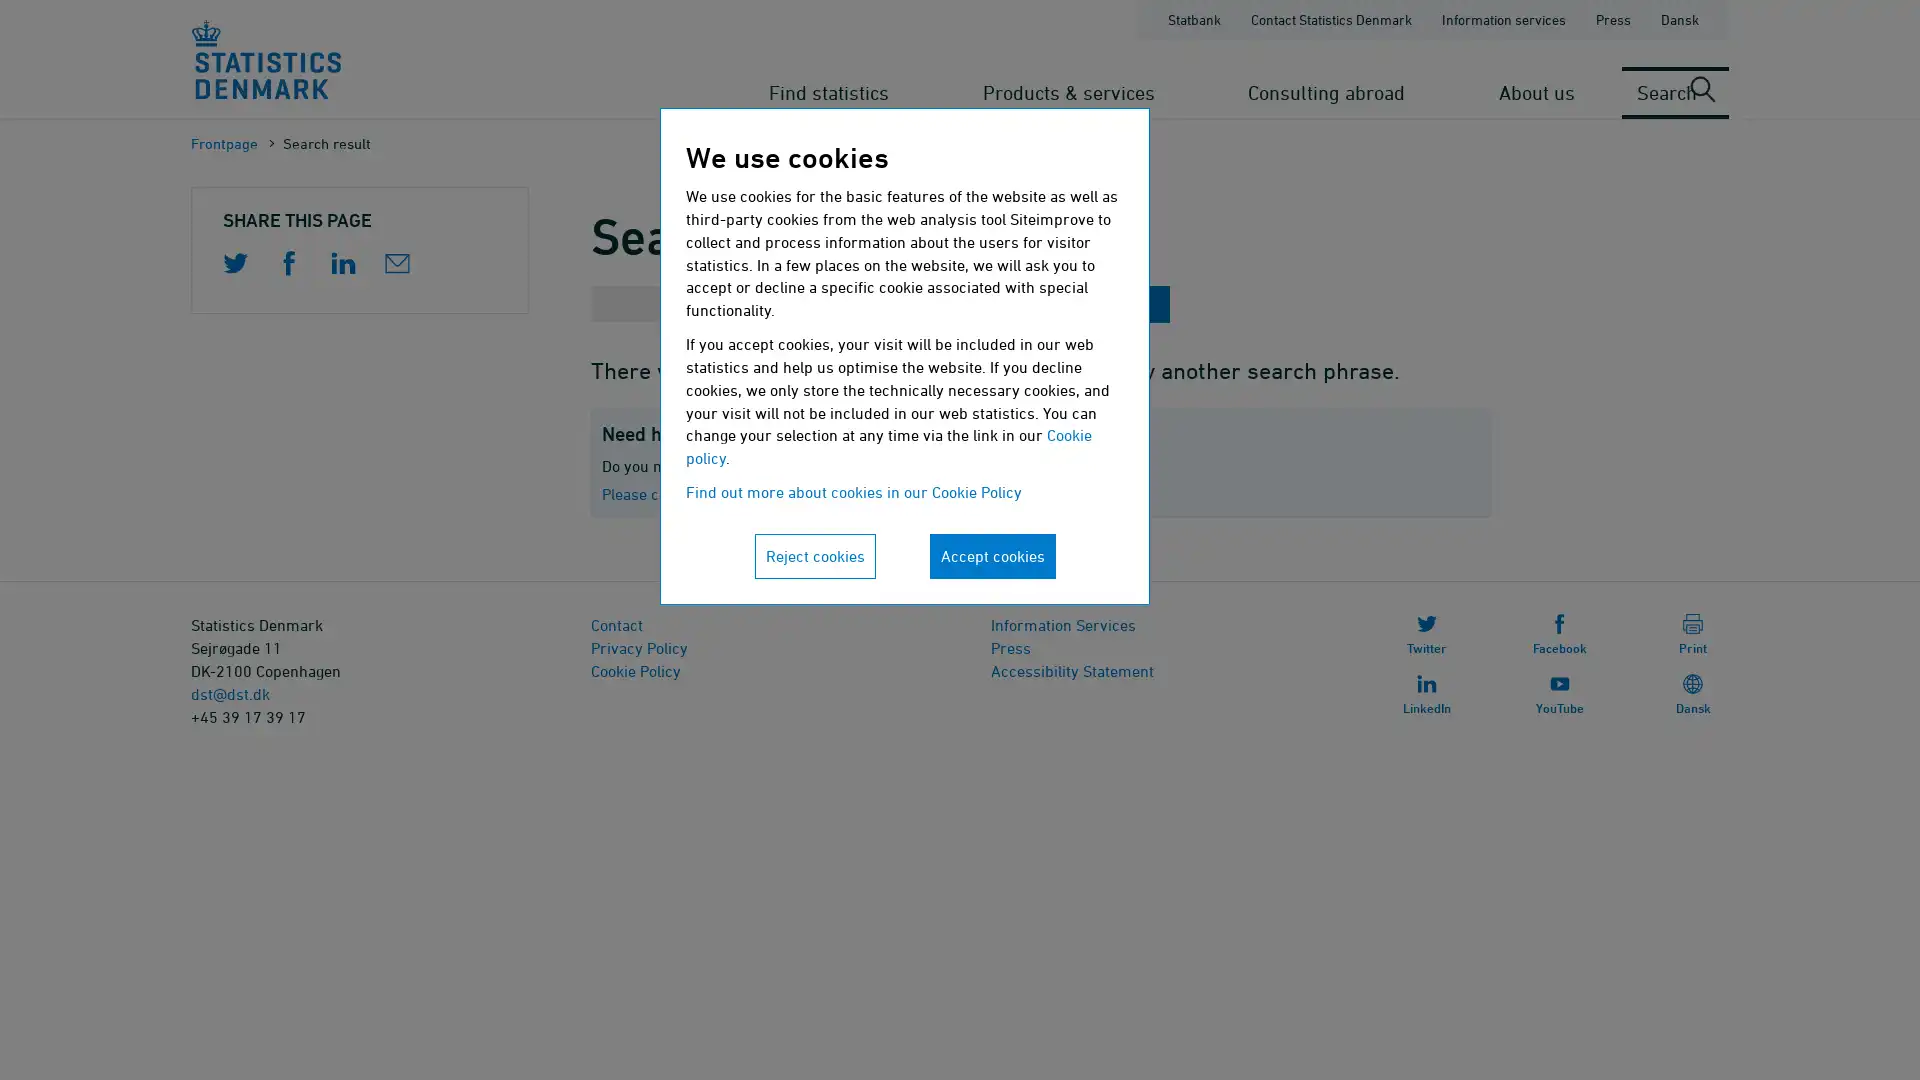  I want to click on Reject cookies, so click(814, 555).